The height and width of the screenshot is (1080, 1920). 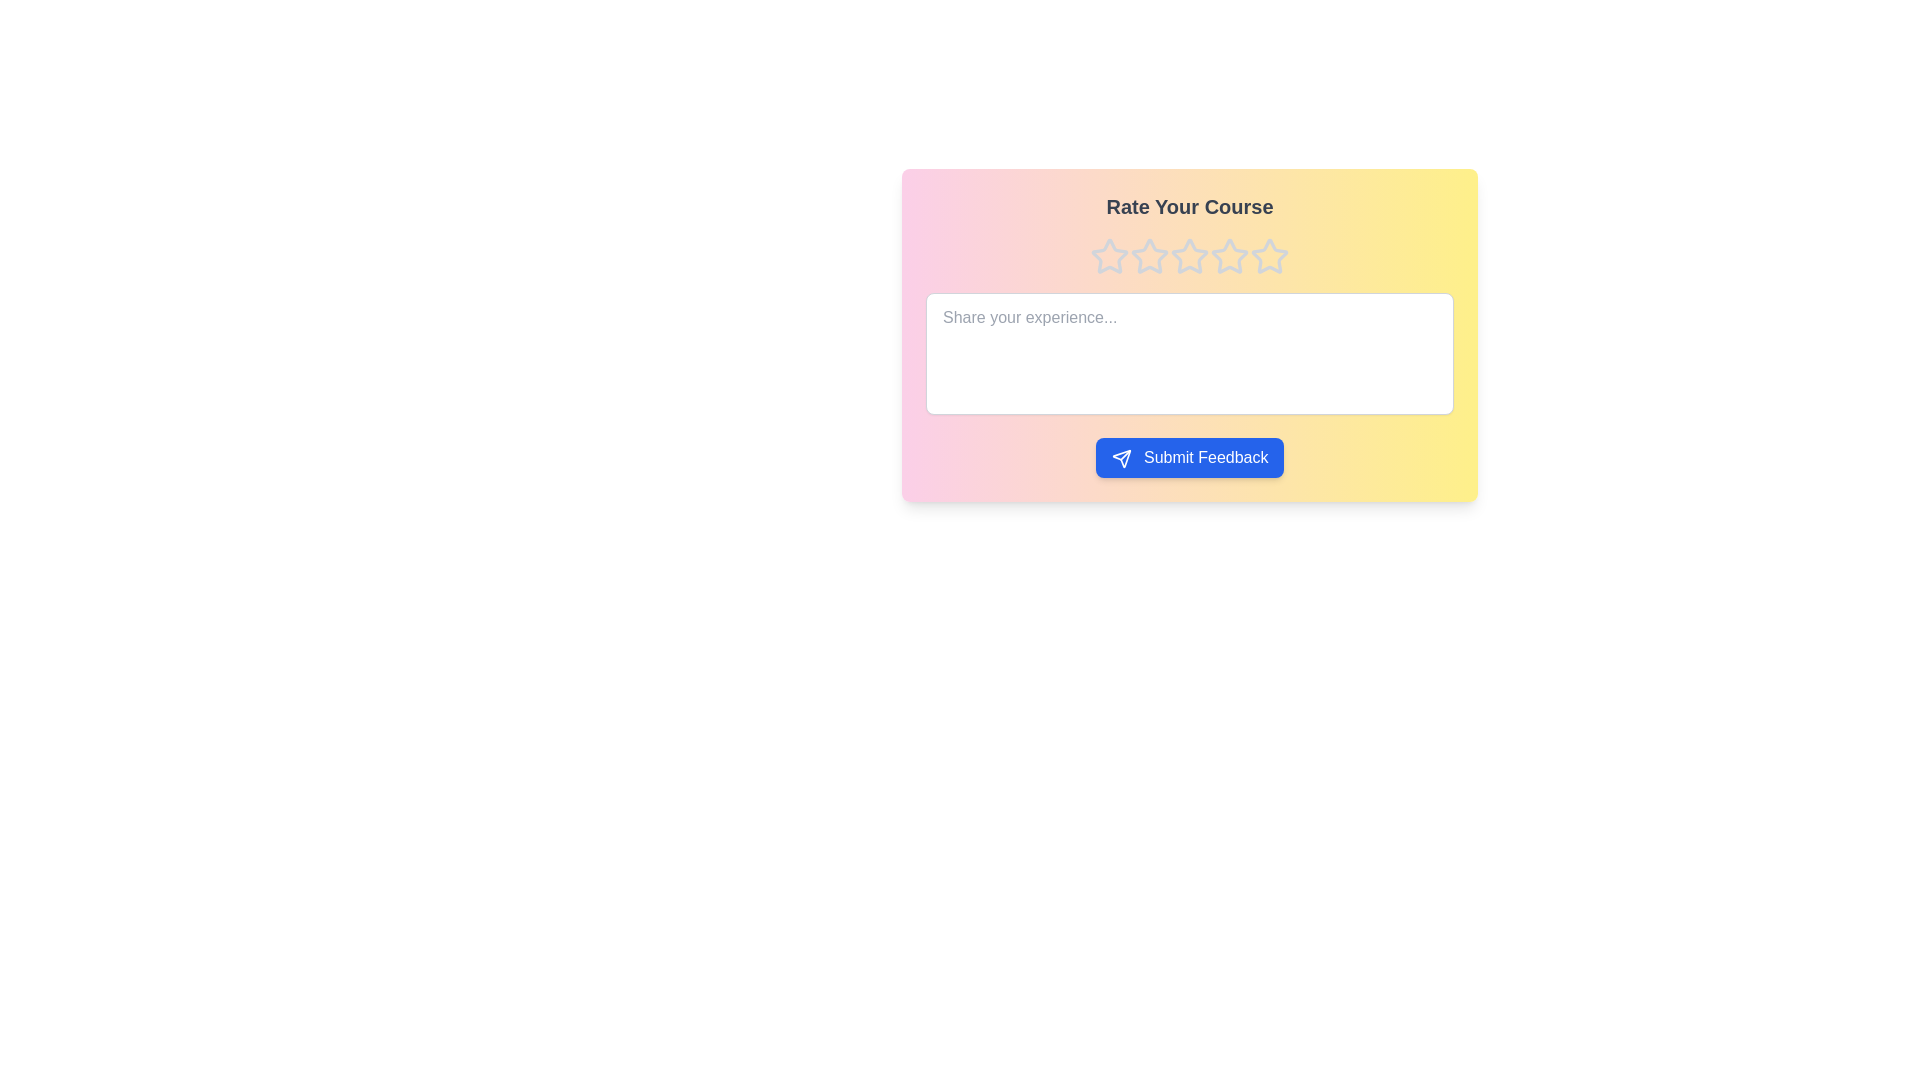 I want to click on the rating bar consisting of five outlined stars in the 'Rate Your Course' section, so click(x=1190, y=256).